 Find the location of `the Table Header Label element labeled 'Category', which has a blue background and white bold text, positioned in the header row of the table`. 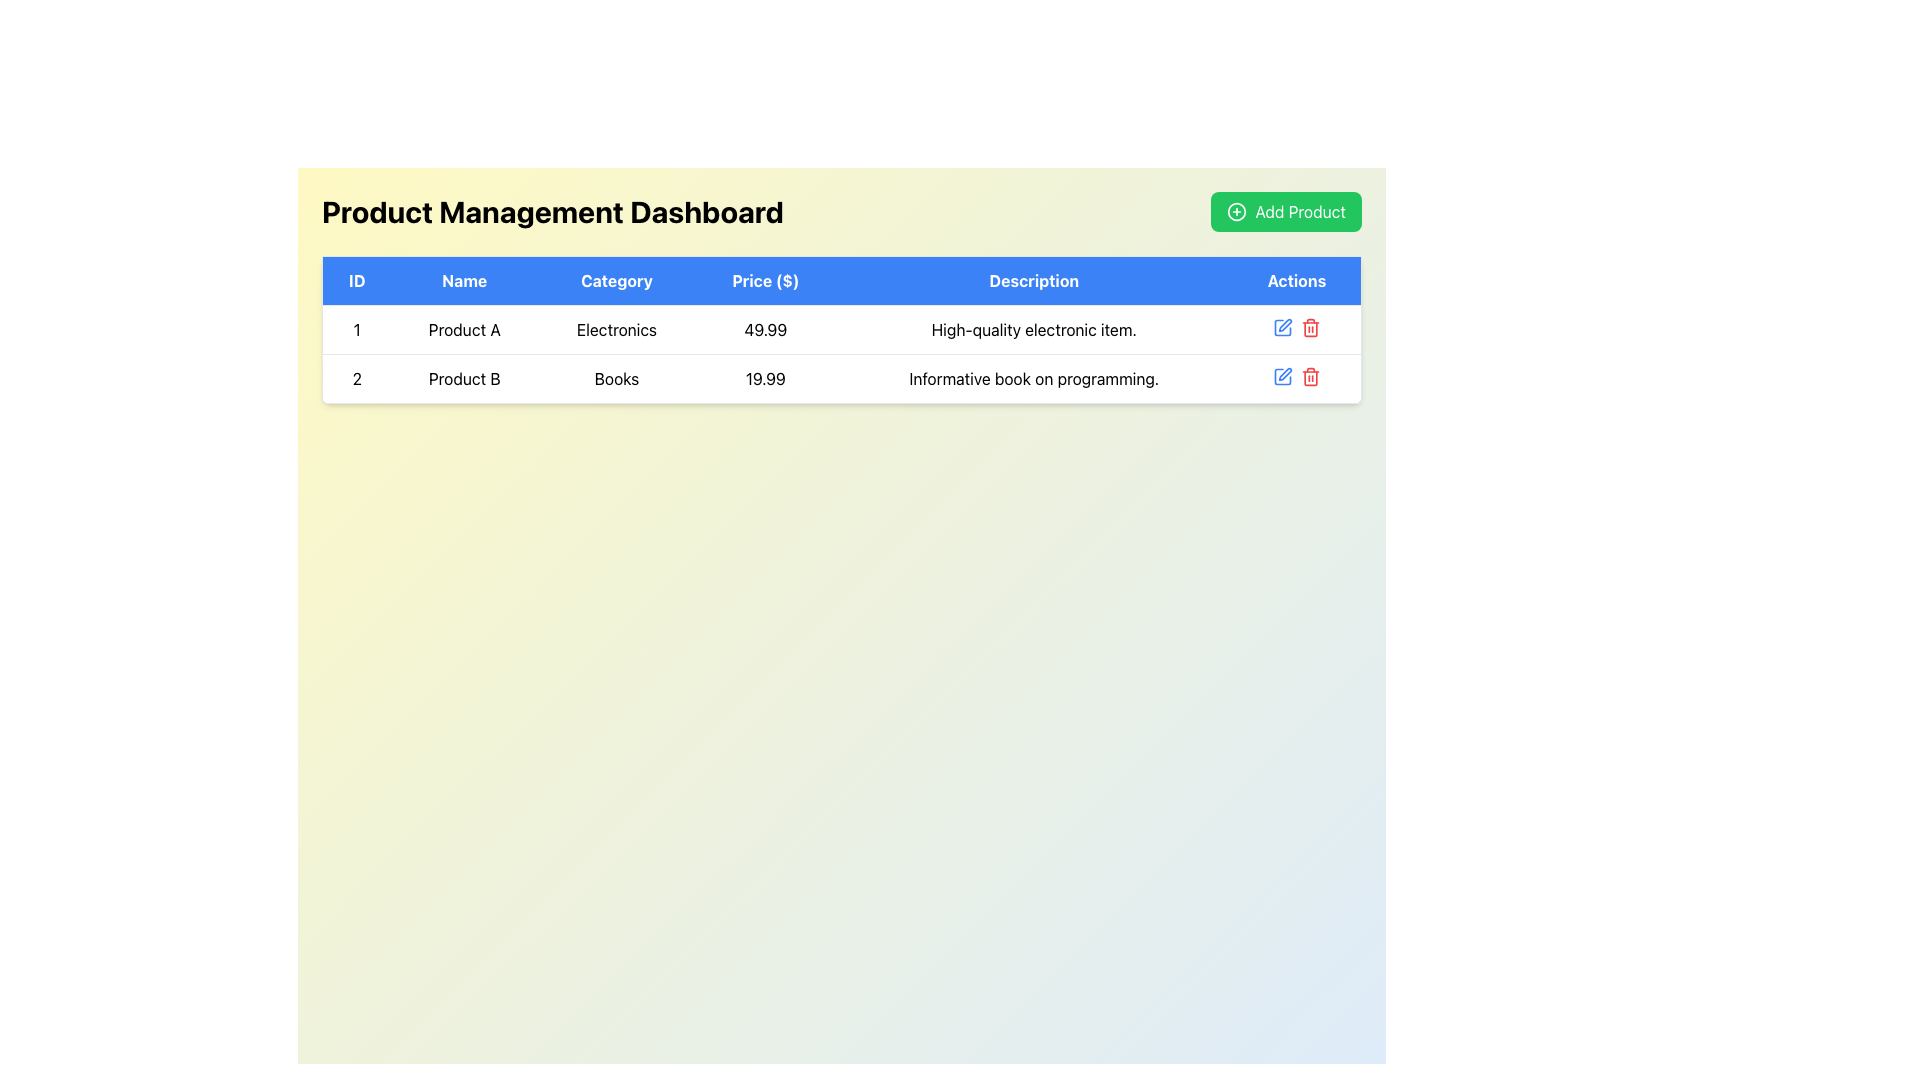

the Table Header Label element labeled 'Category', which has a blue background and white bold text, positioned in the header row of the table is located at coordinates (616, 281).